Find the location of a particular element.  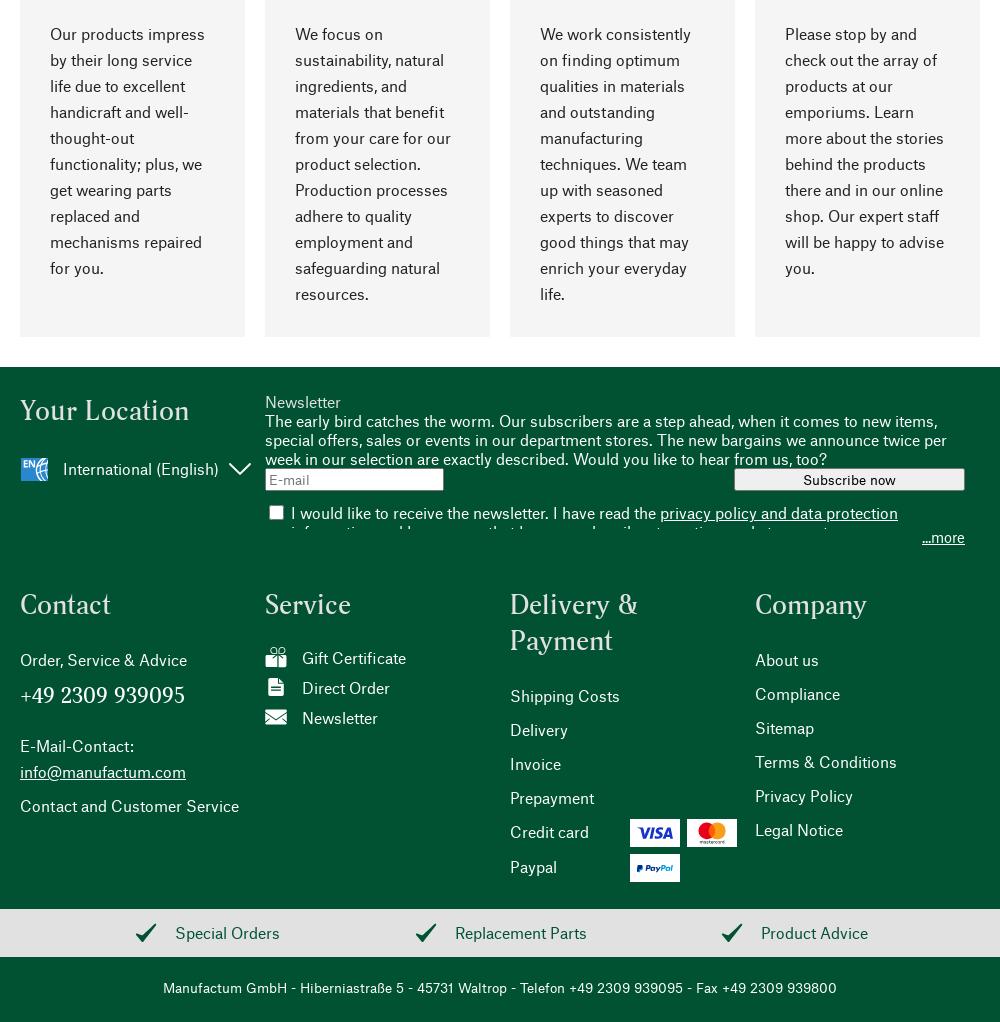

'E-Mail-Contact:' is located at coordinates (20, 744).